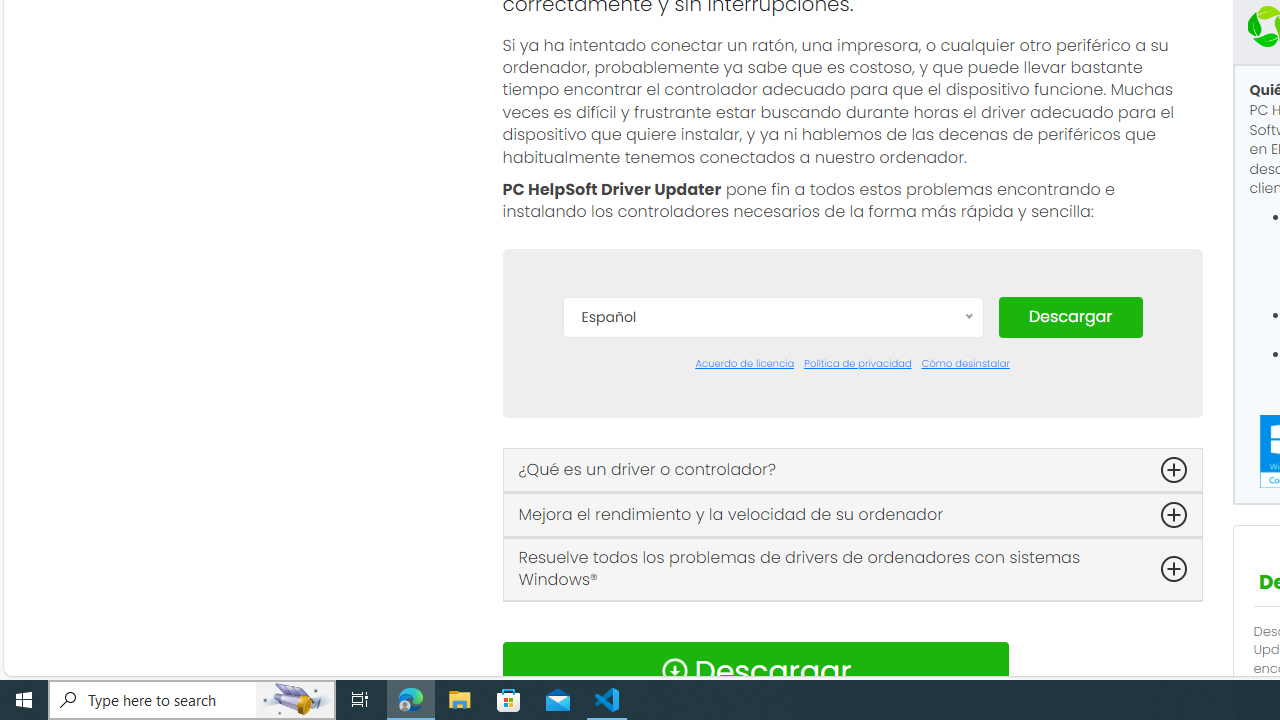 This screenshot has width=1280, height=720. What do you see at coordinates (1069, 315) in the screenshot?
I see `'Descargar'` at bounding box center [1069, 315].